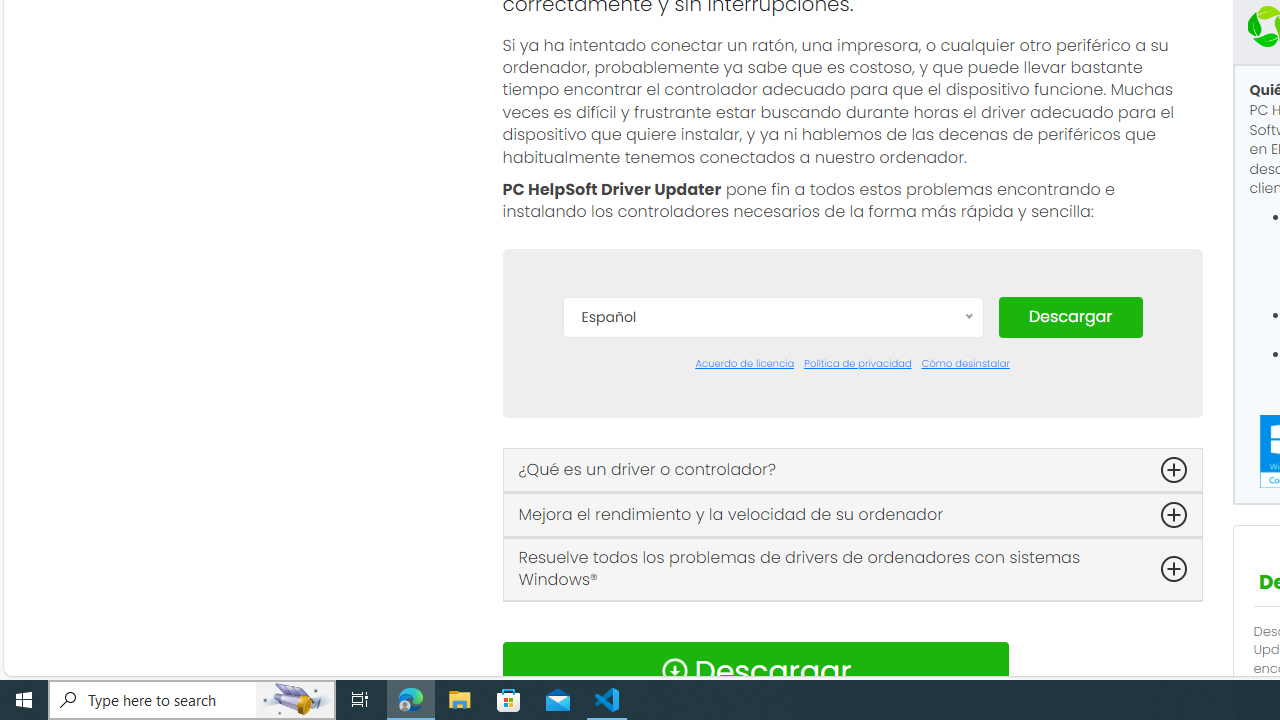 This screenshot has width=1280, height=720. What do you see at coordinates (1069, 315) in the screenshot?
I see `'Descargar'` at bounding box center [1069, 315].